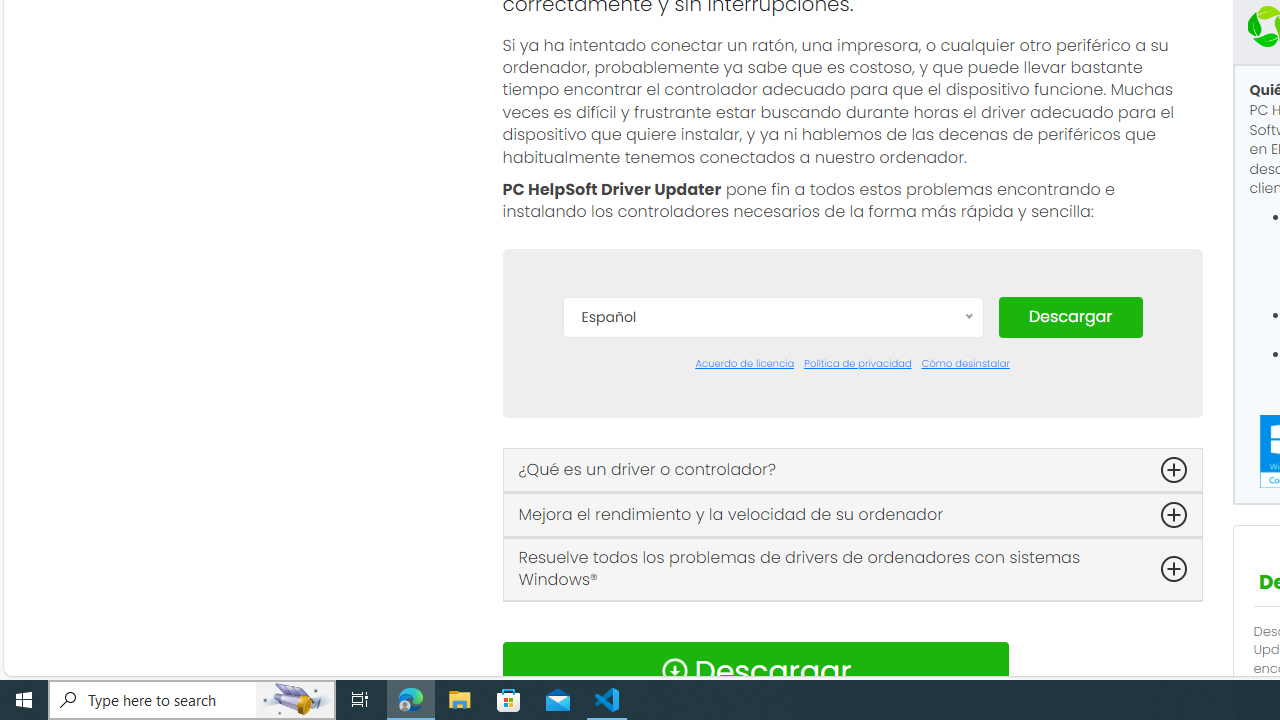 This screenshot has width=1280, height=720. What do you see at coordinates (1069, 315) in the screenshot?
I see `'Descargar'` at bounding box center [1069, 315].